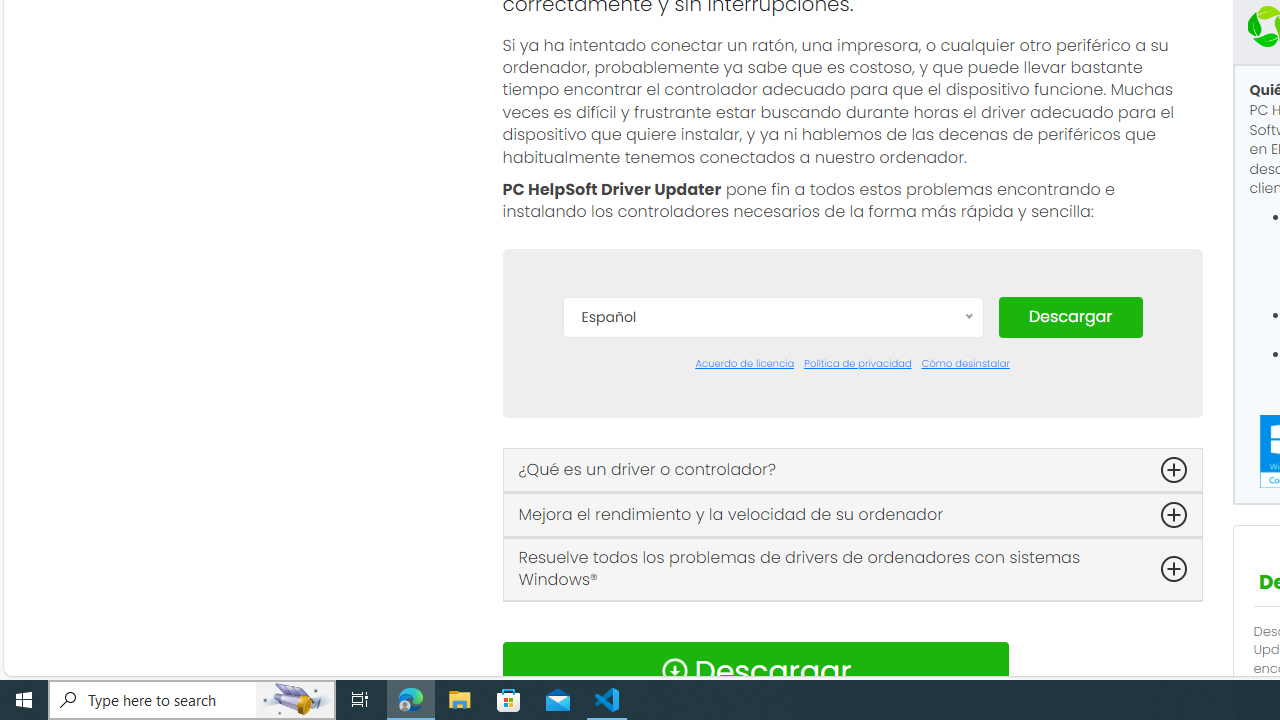 This screenshot has width=1280, height=720. What do you see at coordinates (1069, 315) in the screenshot?
I see `'Descargar'` at bounding box center [1069, 315].